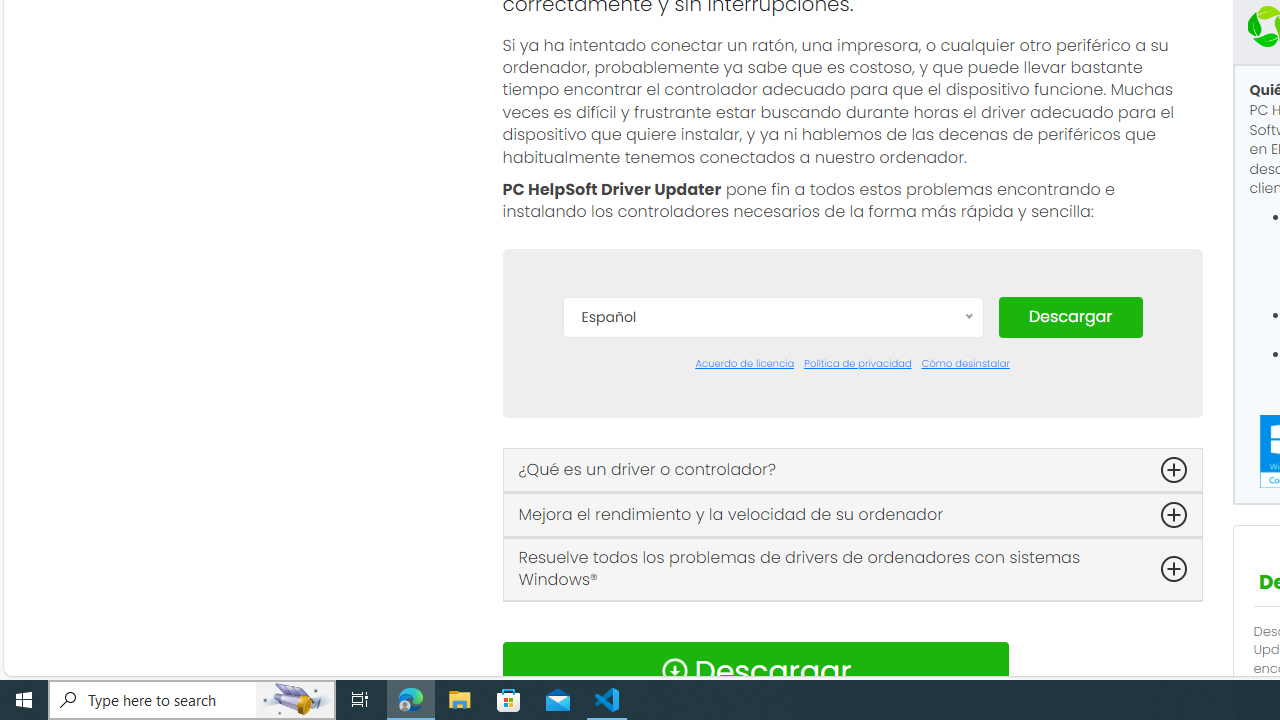 This screenshot has width=1280, height=720. What do you see at coordinates (1069, 315) in the screenshot?
I see `'Descargar'` at bounding box center [1069, 315].